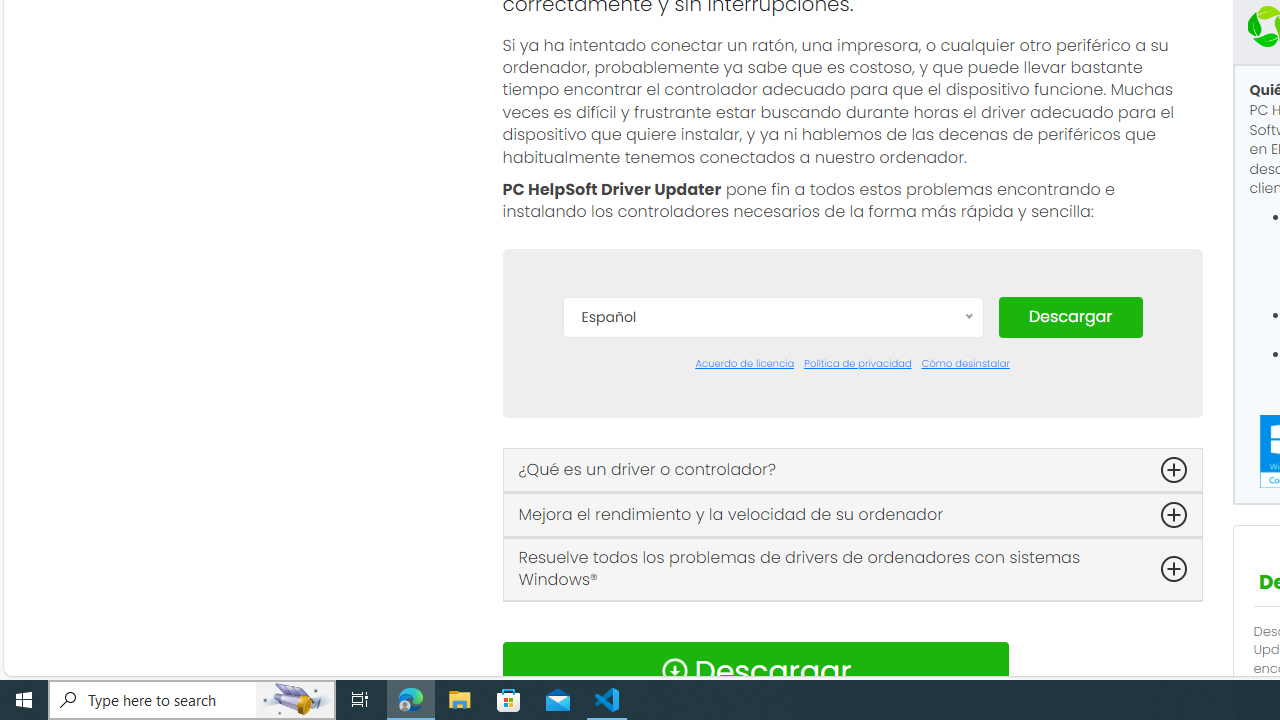 This screenshot has width=1280, height=720. What do you see at coordinates (1069, 315) in the screenshot?
I see `'Descargar'` at bounding box center [1069, 315].